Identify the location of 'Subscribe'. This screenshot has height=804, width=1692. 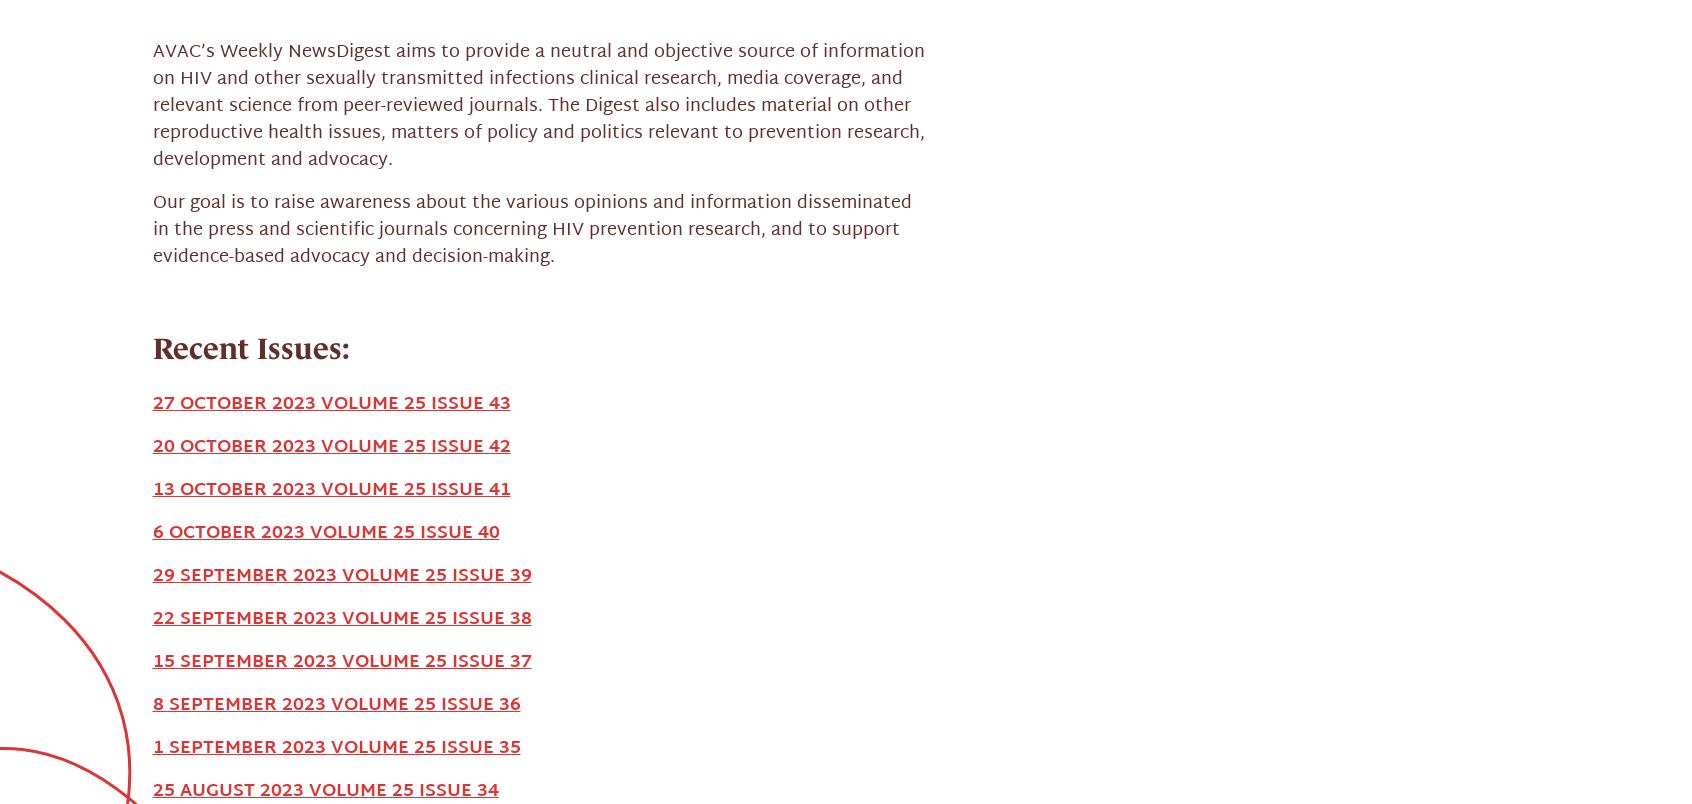
(1189, 671).